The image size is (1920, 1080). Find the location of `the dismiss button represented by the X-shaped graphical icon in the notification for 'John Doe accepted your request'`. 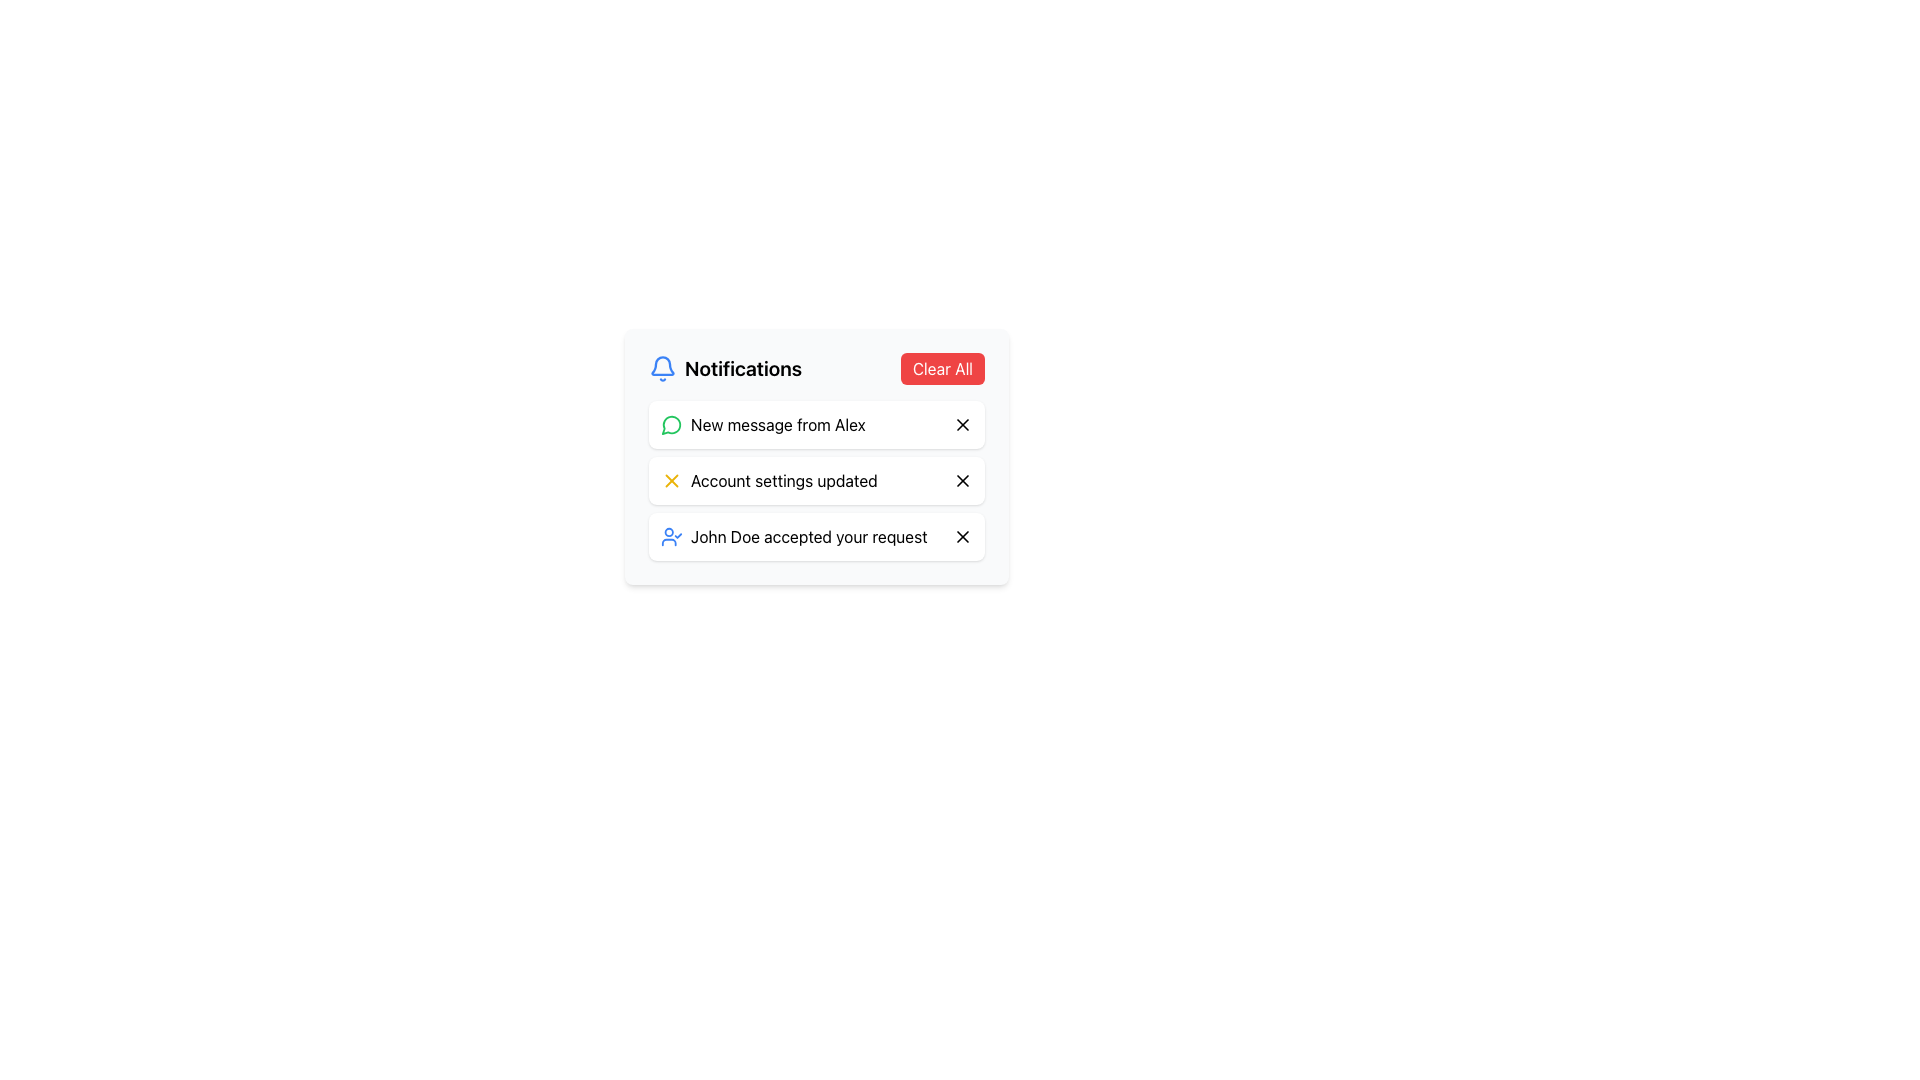

the dismiss button represented by the X-shaped graphical icon in the notification for 'John Doe accepted your request' is located at coordinates (963, 535).